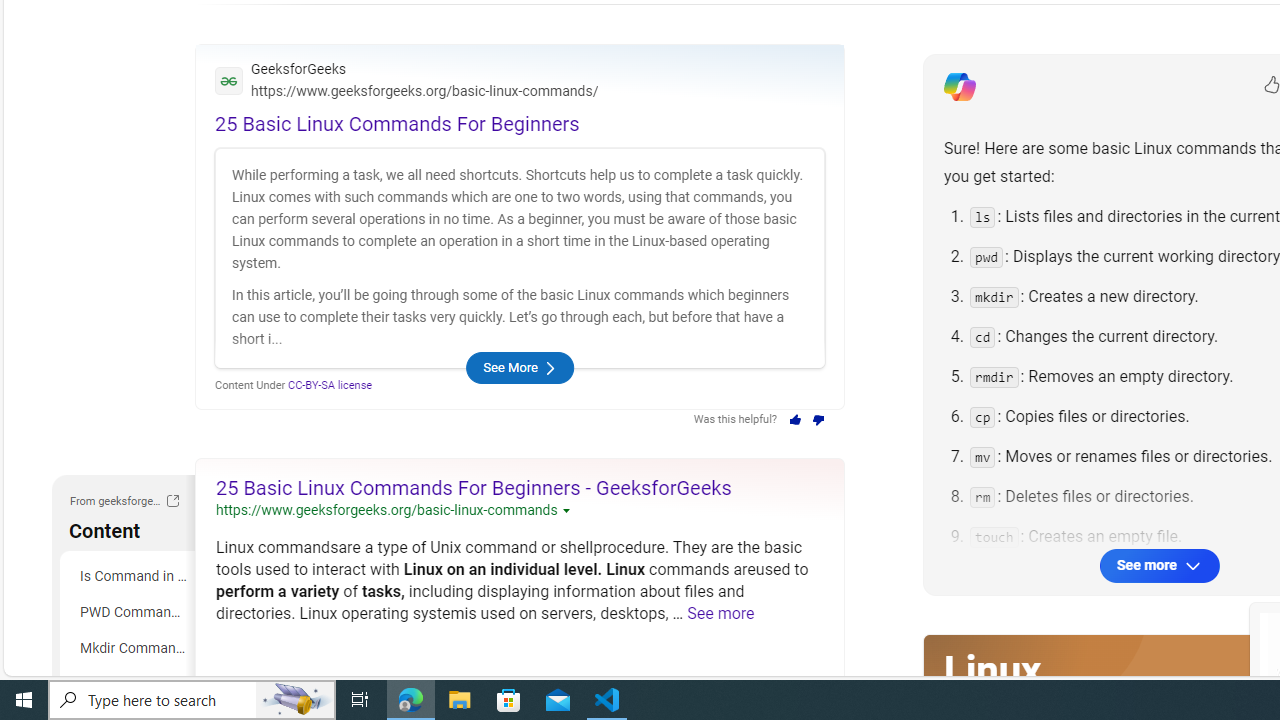 The height and width of the screenshot is (720, 1280). What do you see at coordinates (519, 367) in the screenshot?
I see `'See More'` at bounding box center [519, 367].